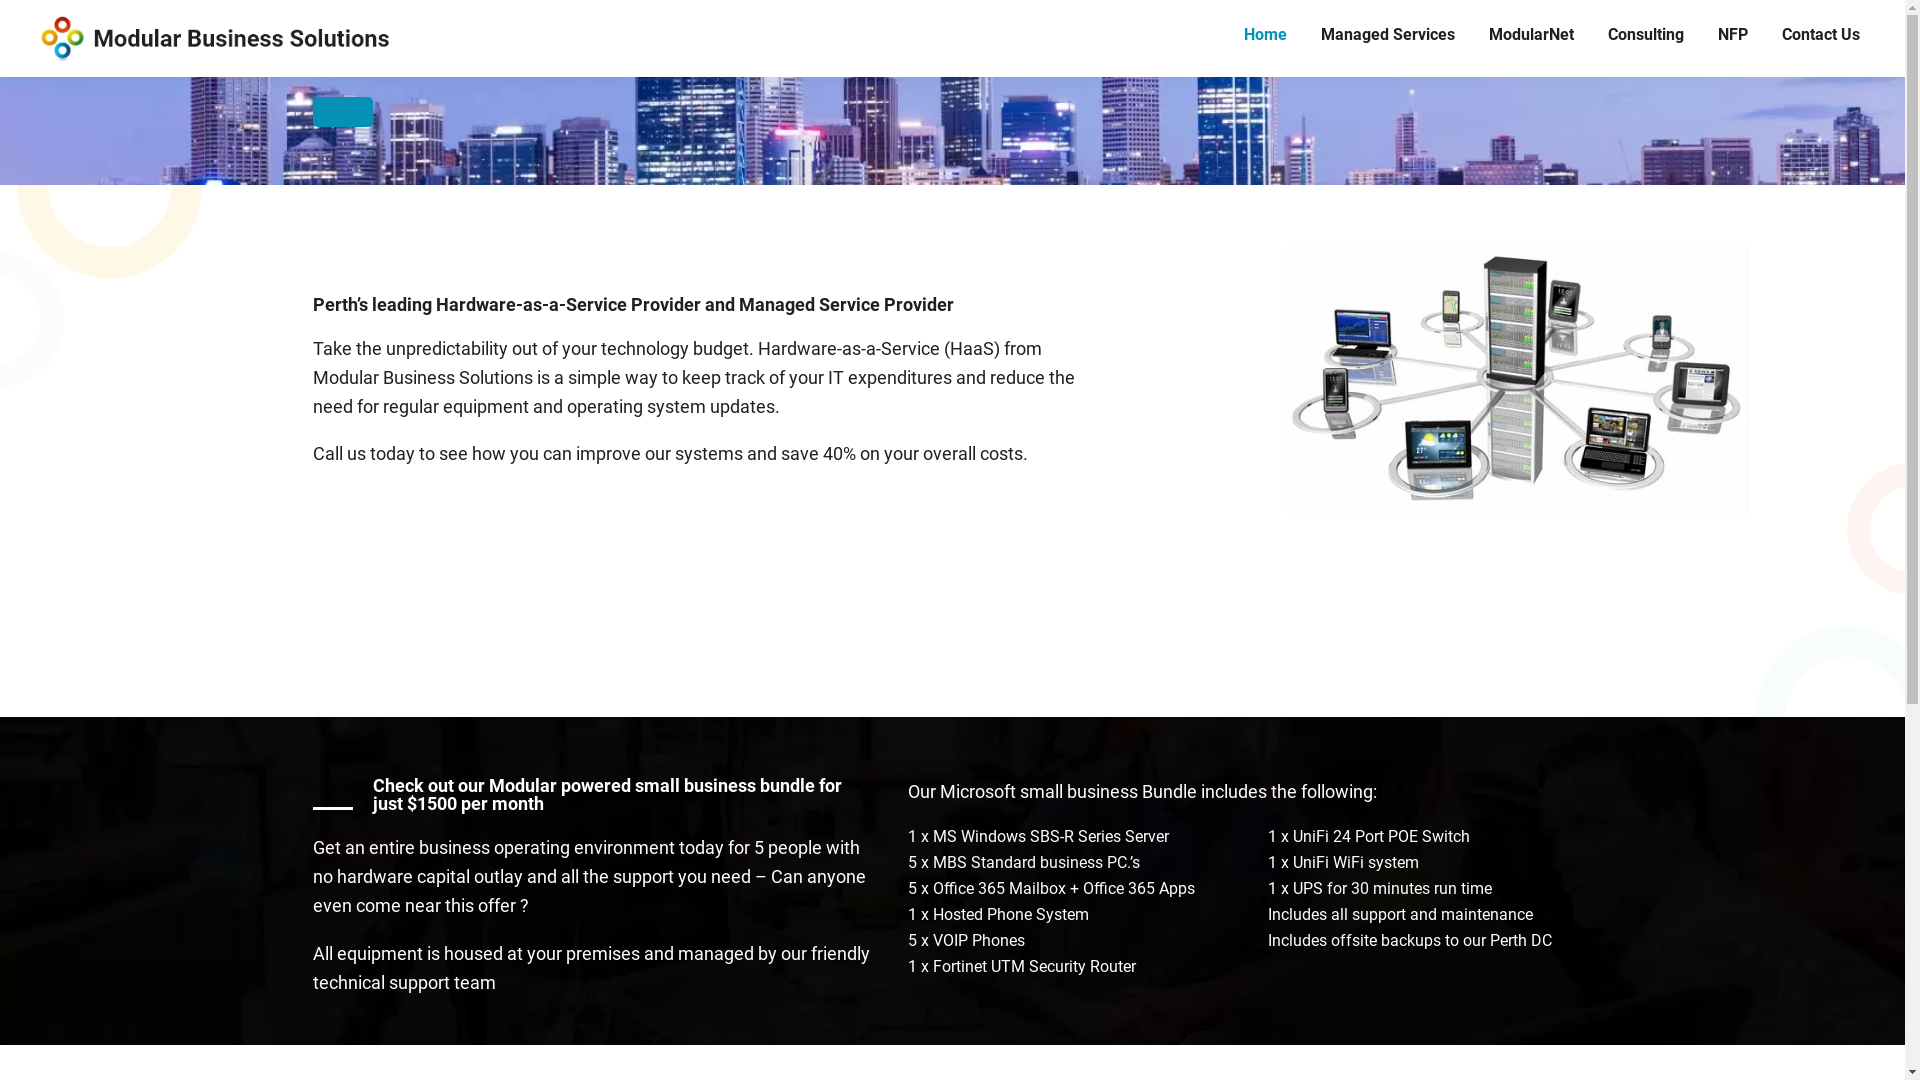  I want to click on 'Skip to primary navigation', so click(0, 0).